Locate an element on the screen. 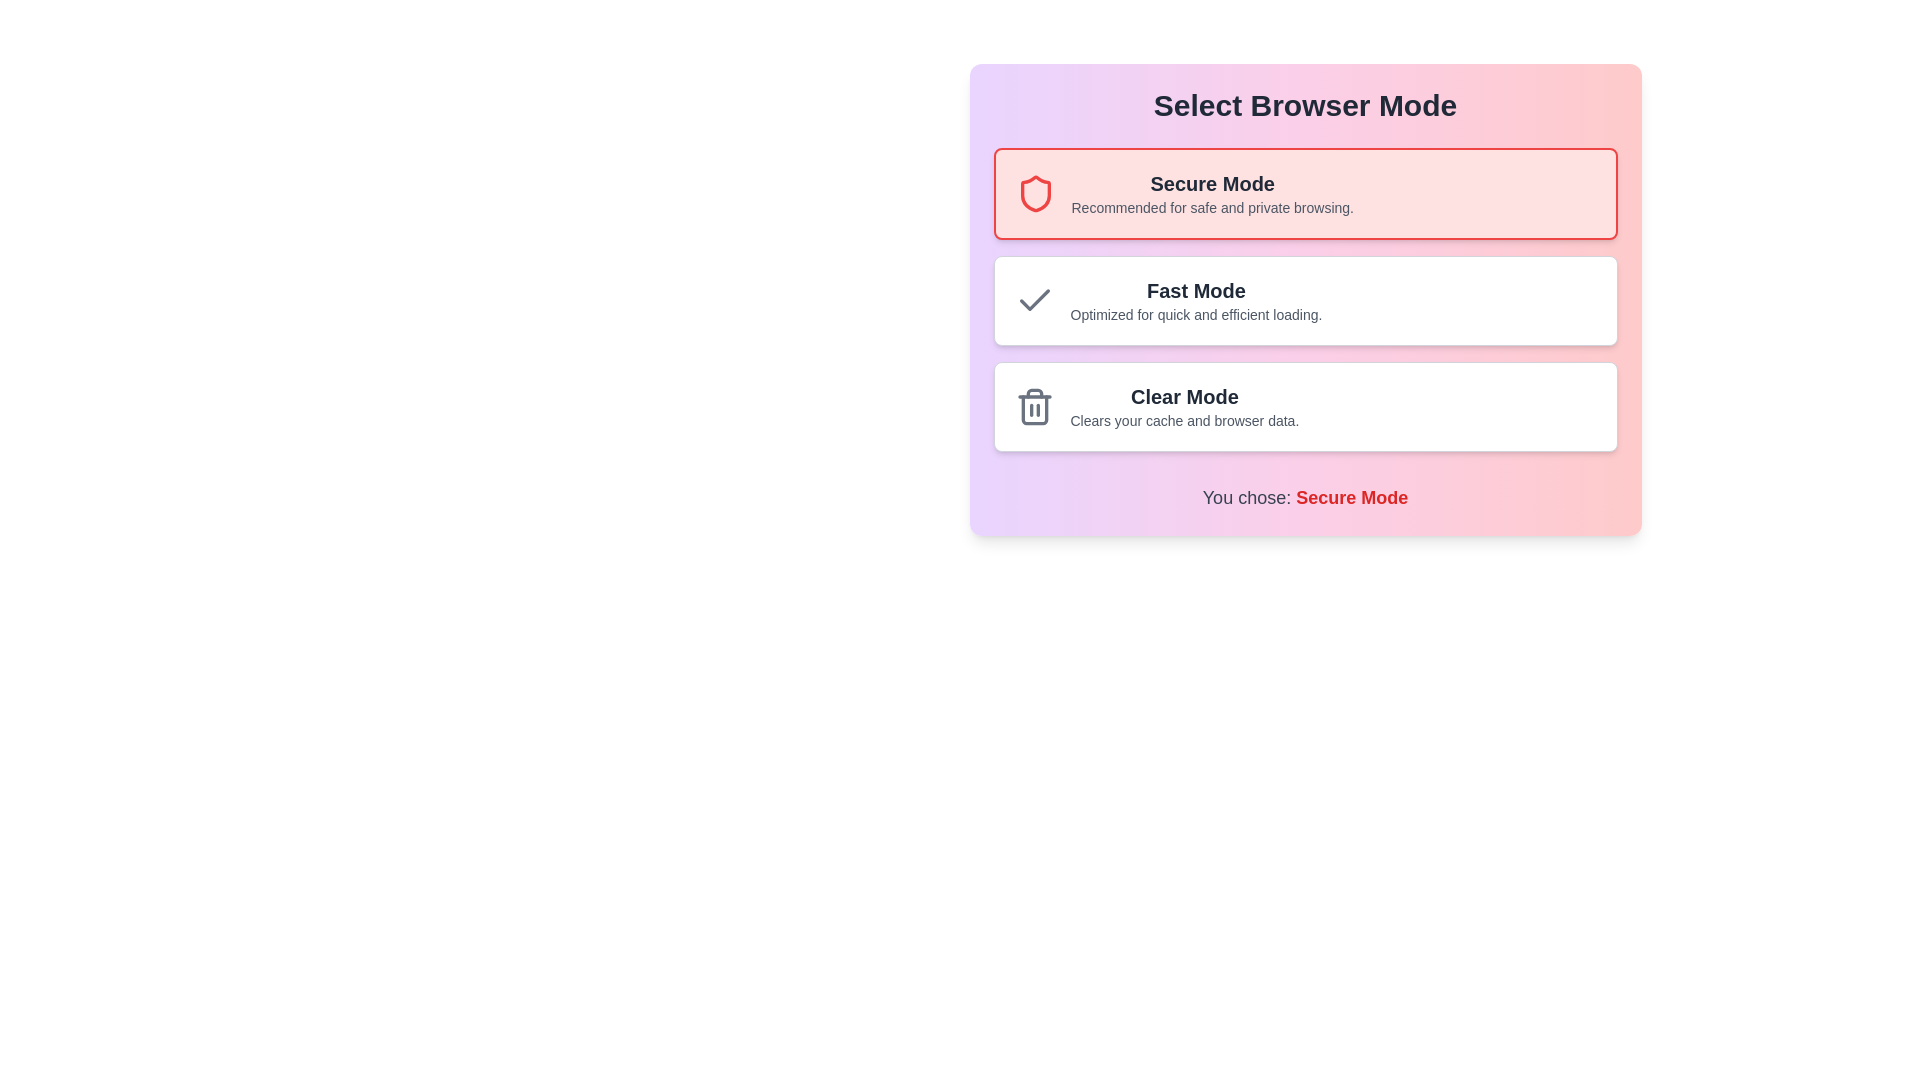 The width and height of the screenshot is (1920, 1080). the 'Clear Mode' text label, which serves as a heading for the selection card option in the third row of the vertical list is located at coordinates (1184, 397).